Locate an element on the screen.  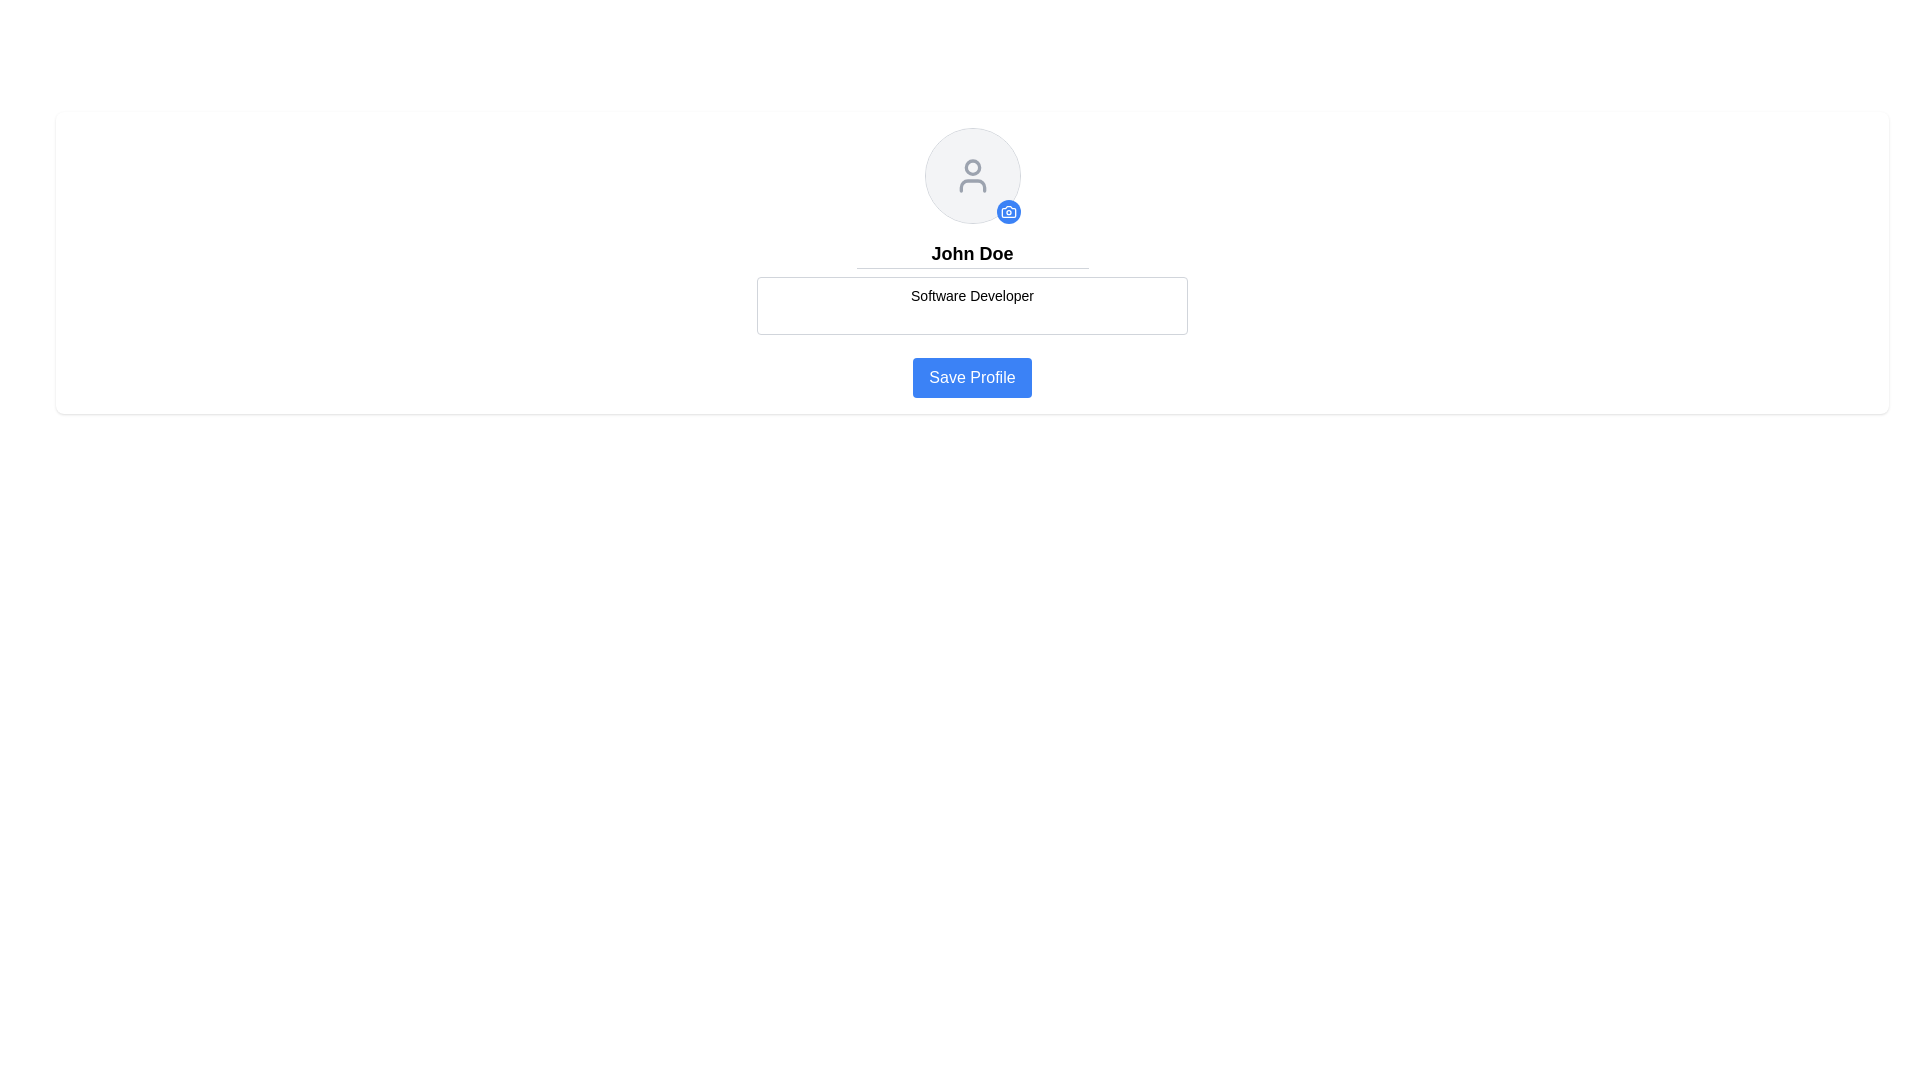
the editable text area displaying 'Software Developer' is located at coordinates (972, 305).